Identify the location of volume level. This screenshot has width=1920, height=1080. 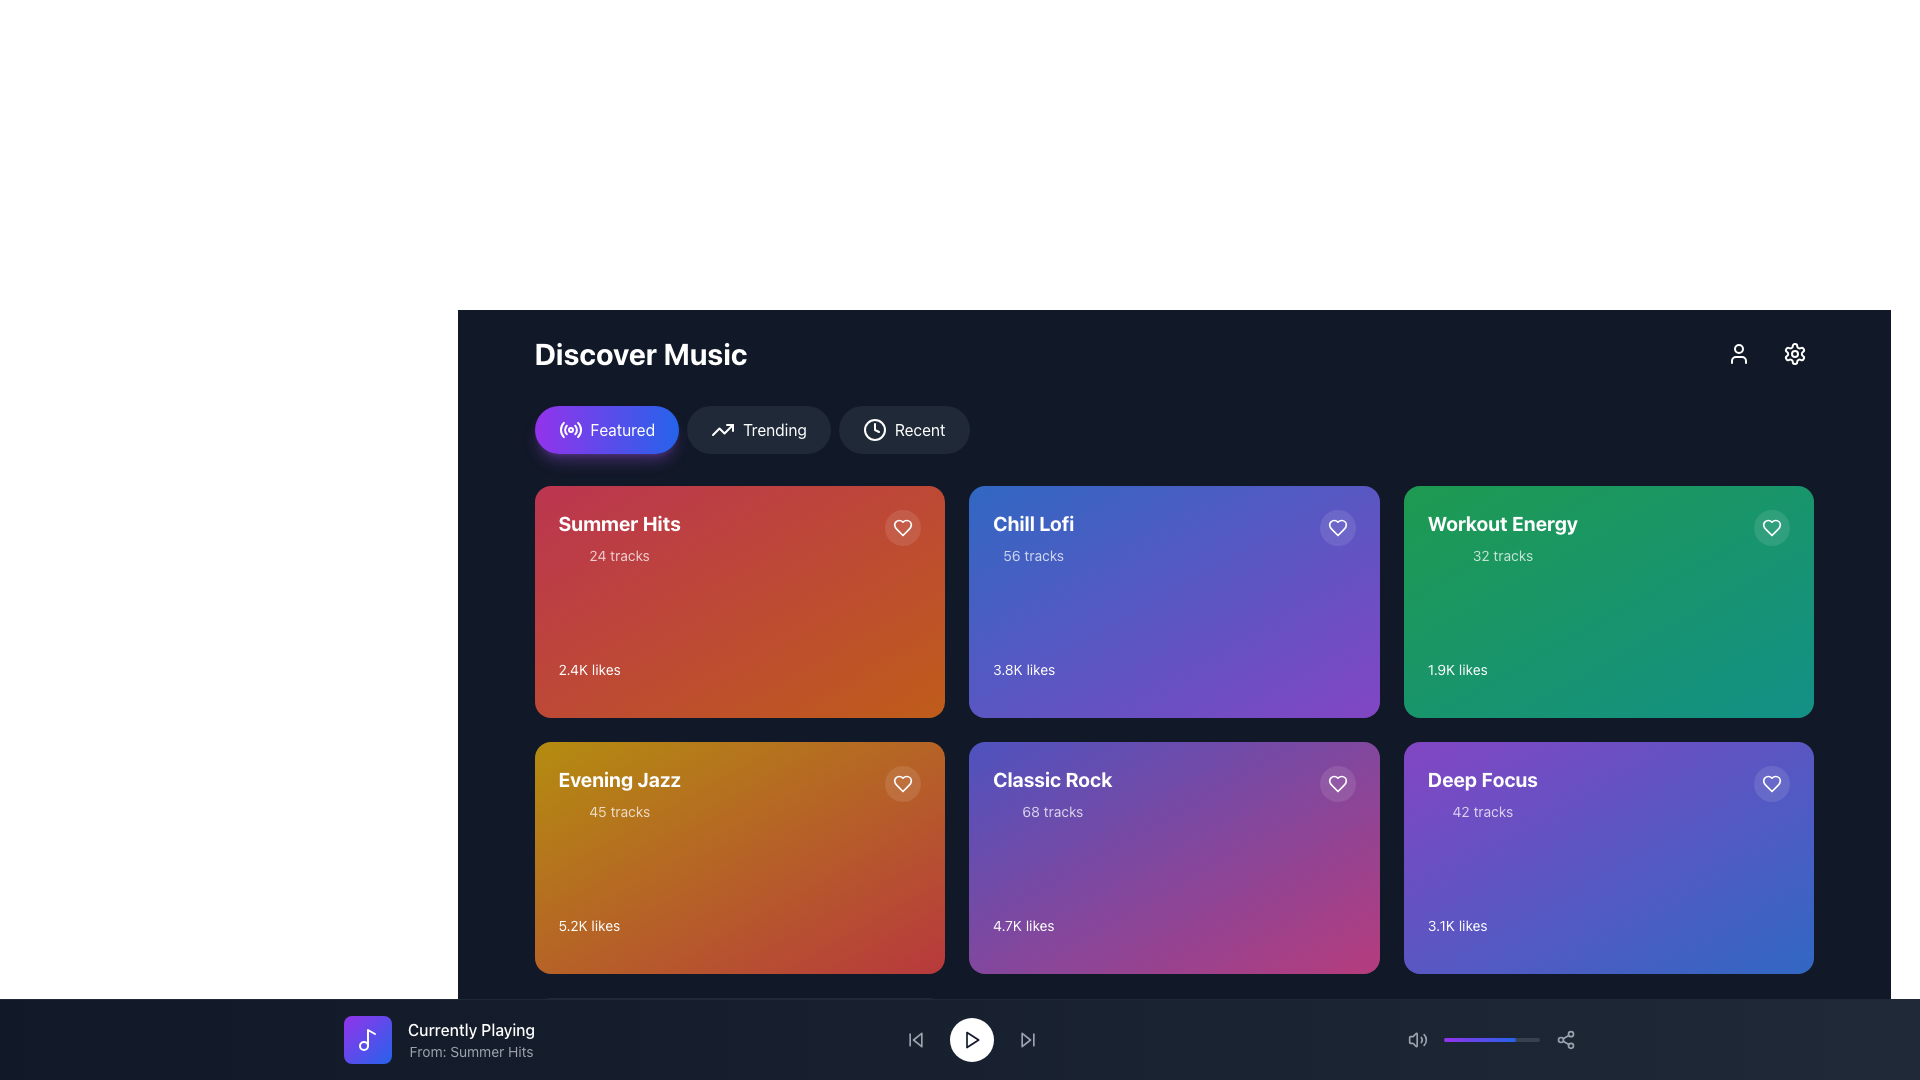
(1516, 1039).